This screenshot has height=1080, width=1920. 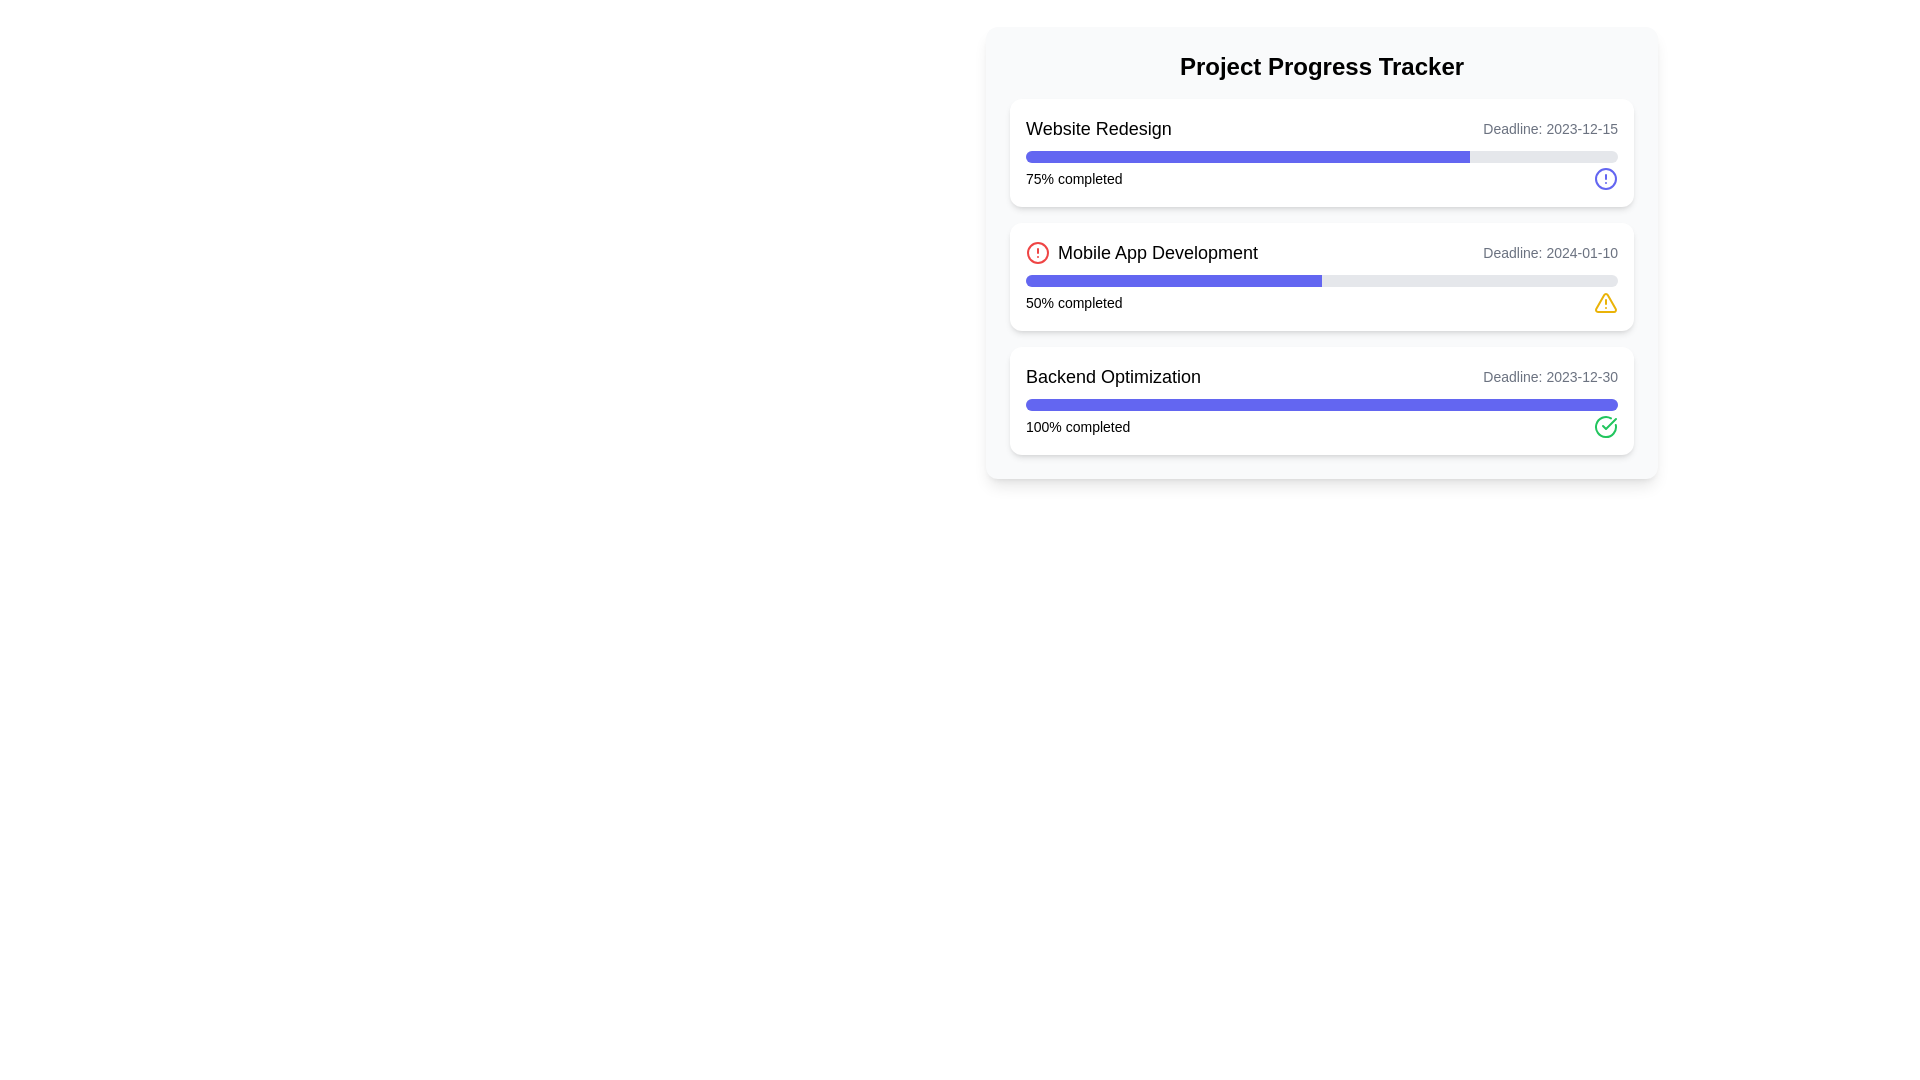 I want to click on the filled portion of the Progress Bar representing 75% completion of the 'Website Redesign' project, located below the project title and above the text '75% completed', so click(x=1247, y=156).